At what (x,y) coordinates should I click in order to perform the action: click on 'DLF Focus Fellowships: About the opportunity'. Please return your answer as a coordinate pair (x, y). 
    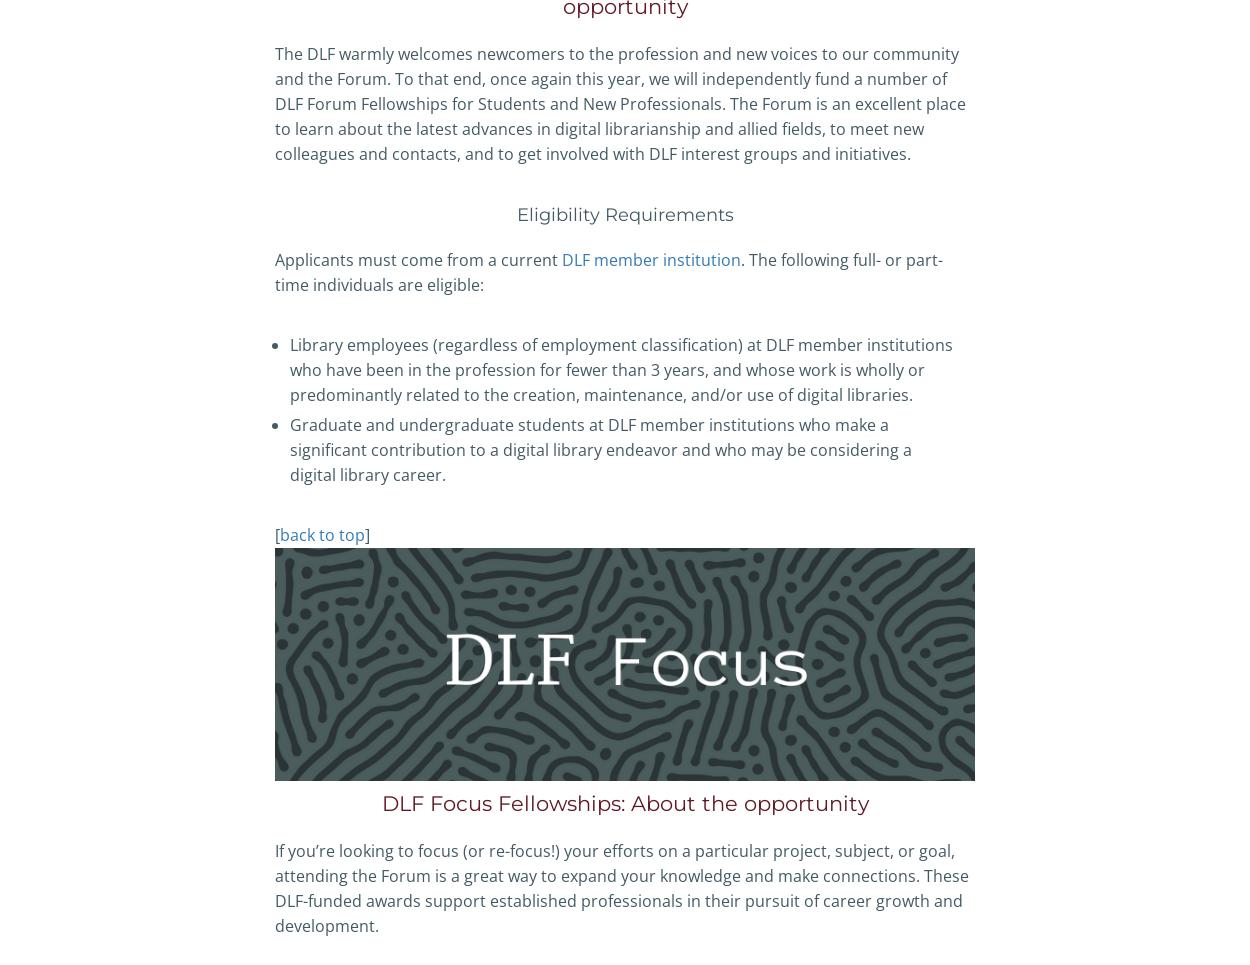
    Looking at the image, I should click on (623, 803).